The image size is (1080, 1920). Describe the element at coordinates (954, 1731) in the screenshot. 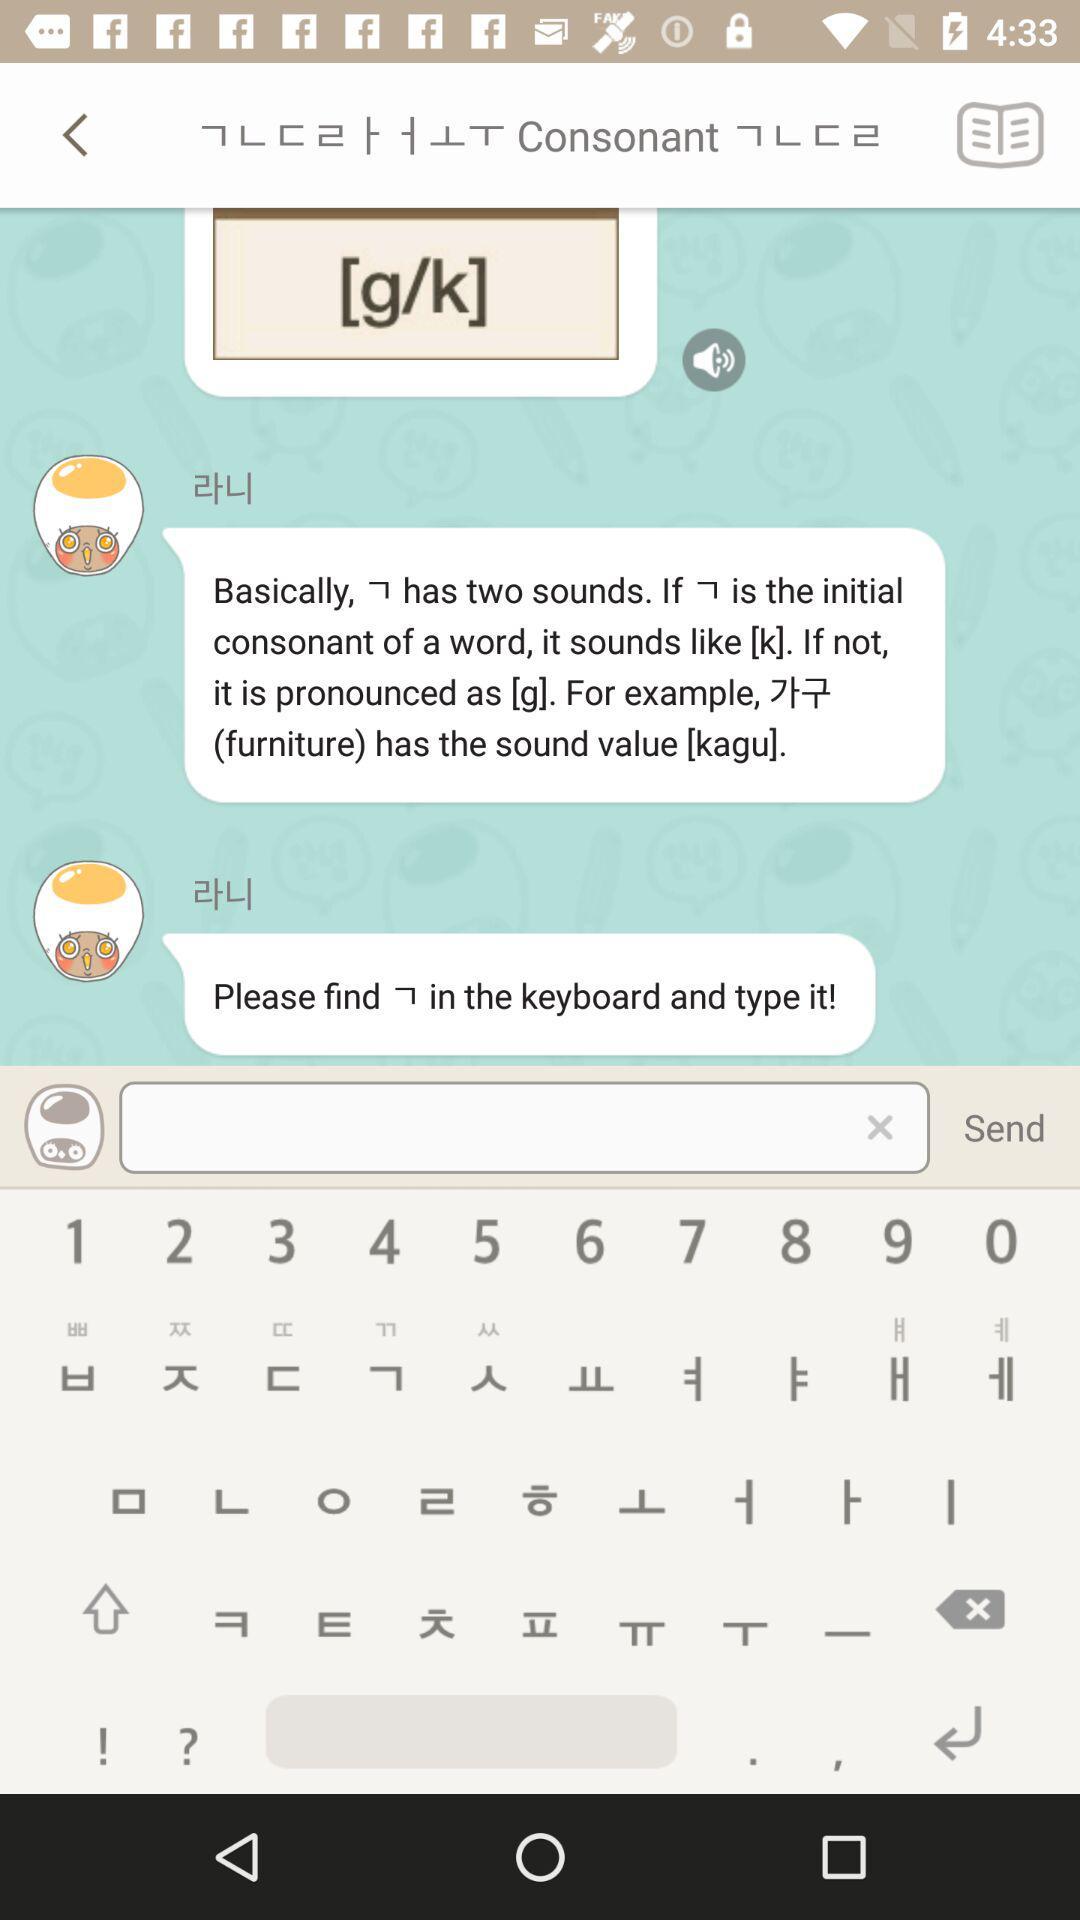

I see `the undo icon` at that location.